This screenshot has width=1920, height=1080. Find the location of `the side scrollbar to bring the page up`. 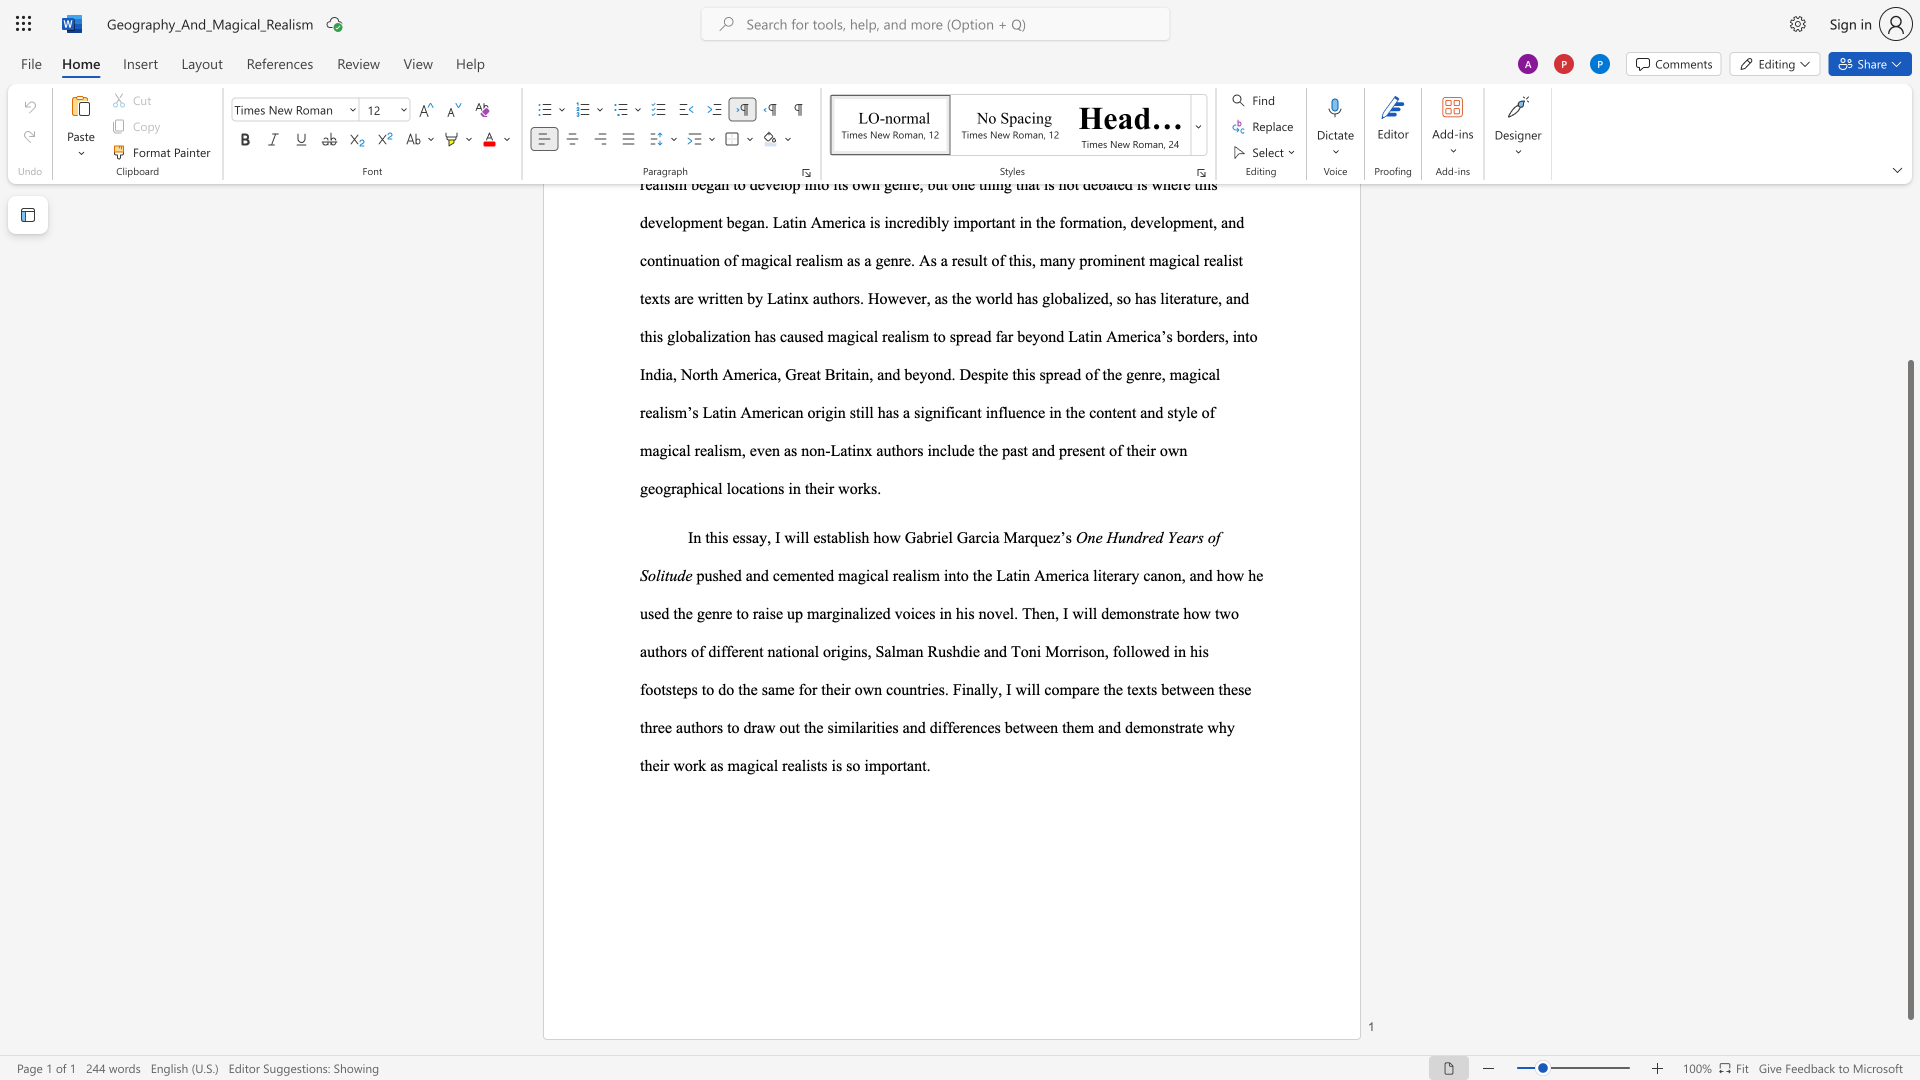

the side scrollbar to bring the page up is located at coordinates (1909, 229).